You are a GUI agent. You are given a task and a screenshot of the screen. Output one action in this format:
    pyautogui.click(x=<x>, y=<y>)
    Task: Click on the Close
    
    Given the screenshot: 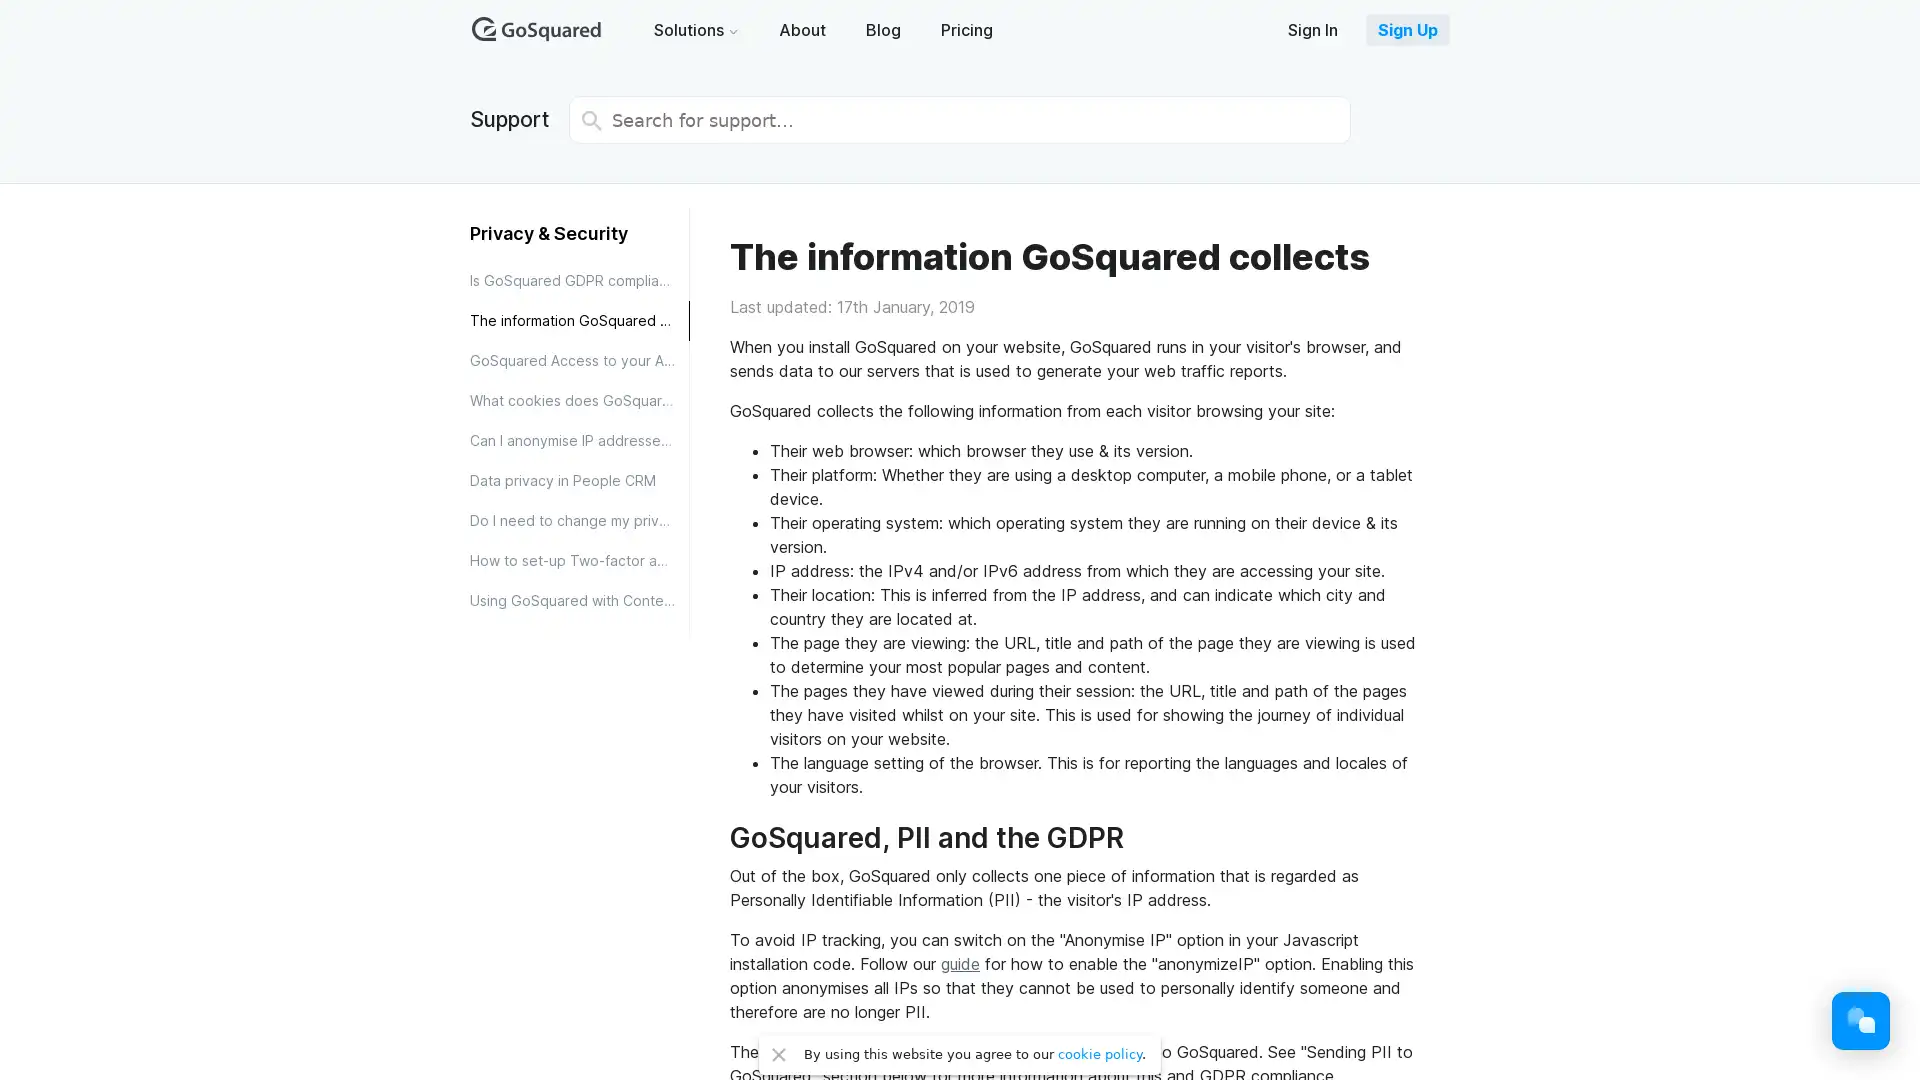 What is the action you would take?
    pyautogui.click(x=777, y=1054)
    